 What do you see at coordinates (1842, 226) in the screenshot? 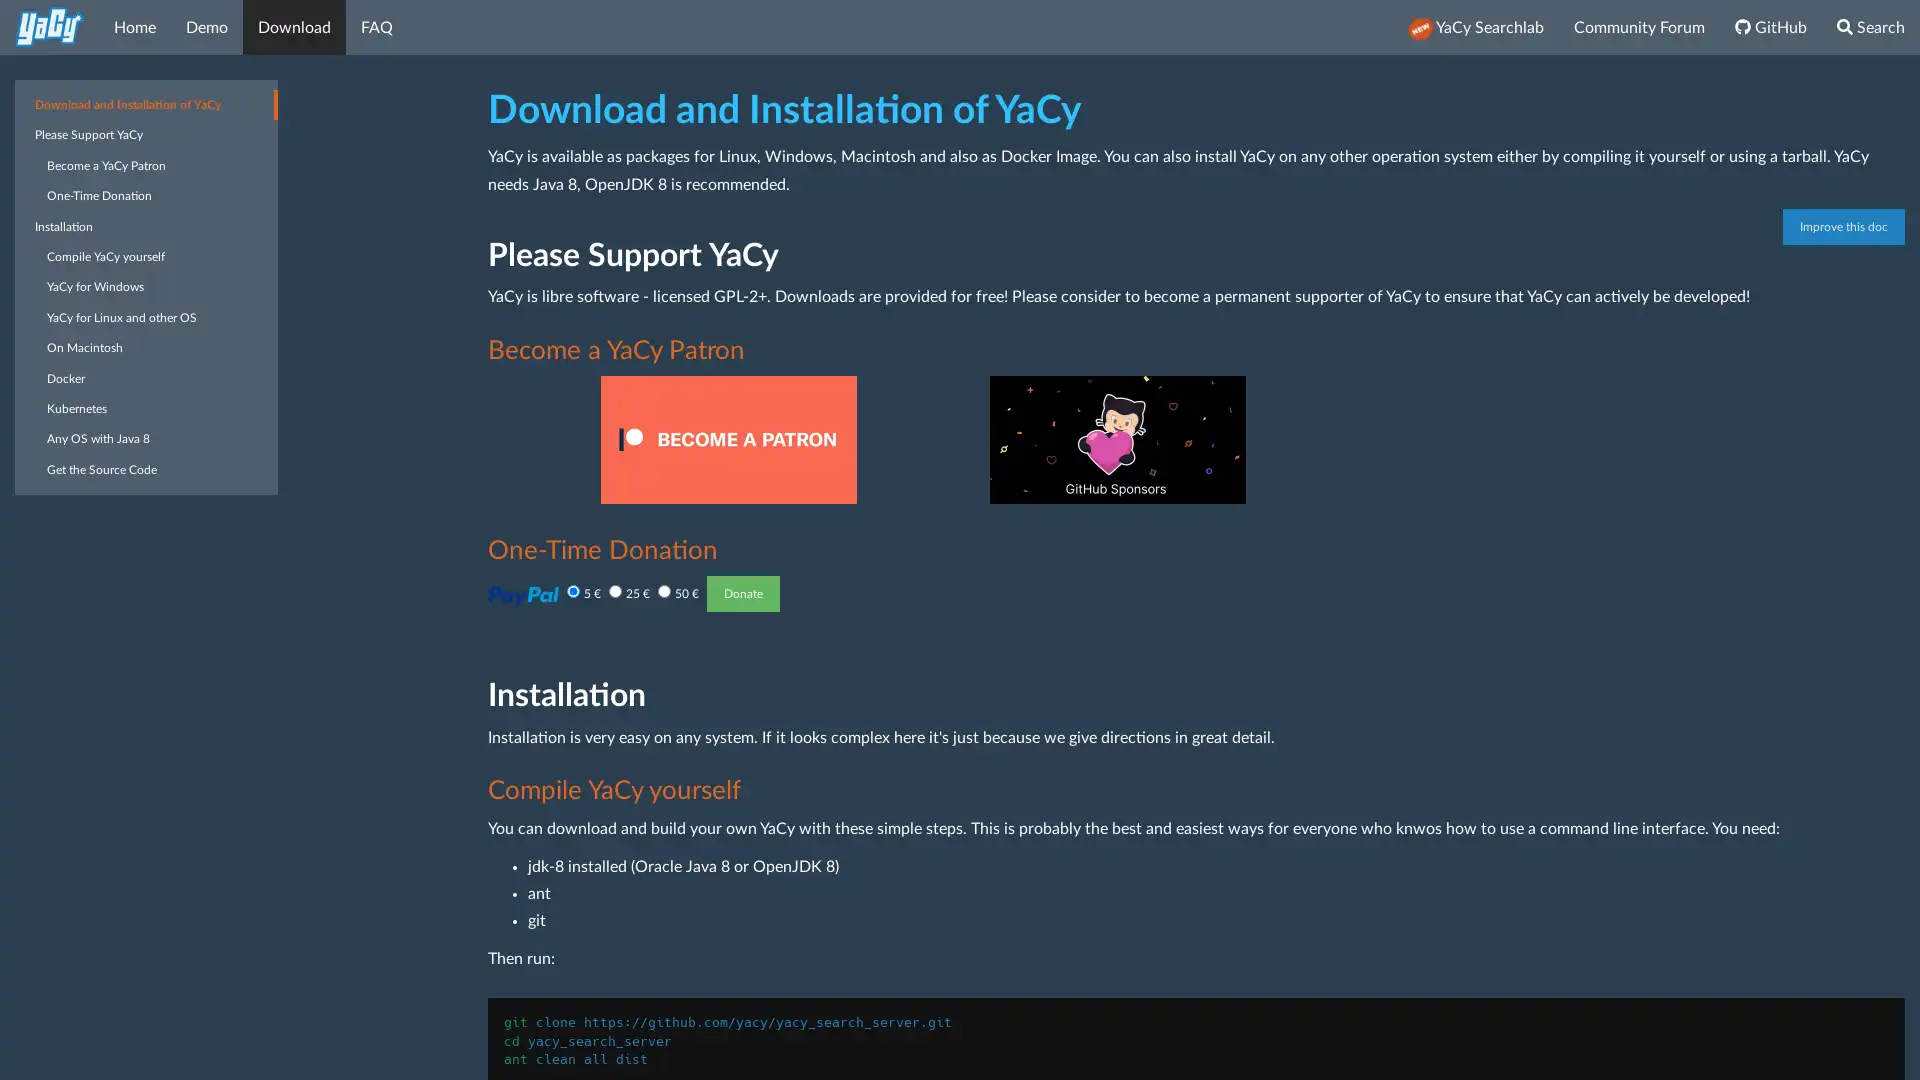
I see `Improve this doc` at bounding box center [1842, 226].